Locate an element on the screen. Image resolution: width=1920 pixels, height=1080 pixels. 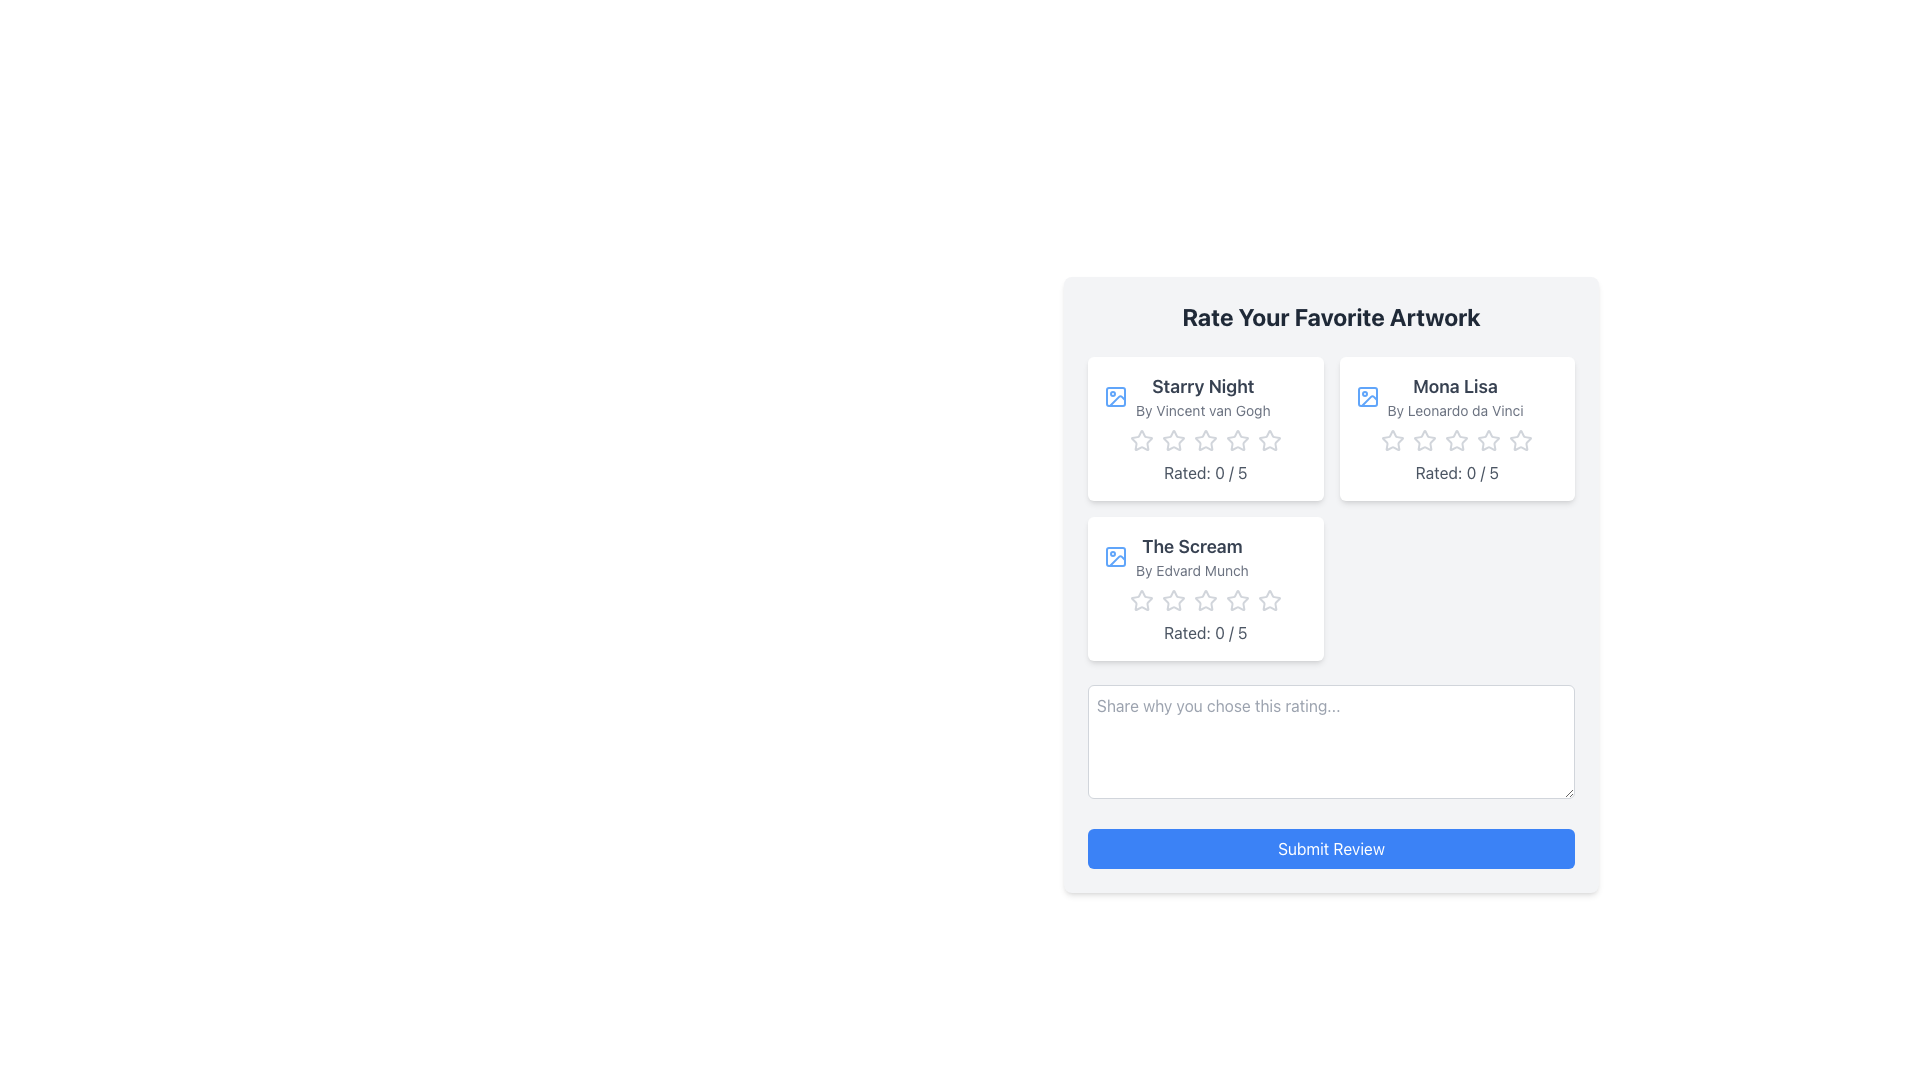
text element displaying 'By Leonardo da Vinci', which is located beneath the title 'Mona Lisa' in a card-like structure is located at coordinates (1455, 410).